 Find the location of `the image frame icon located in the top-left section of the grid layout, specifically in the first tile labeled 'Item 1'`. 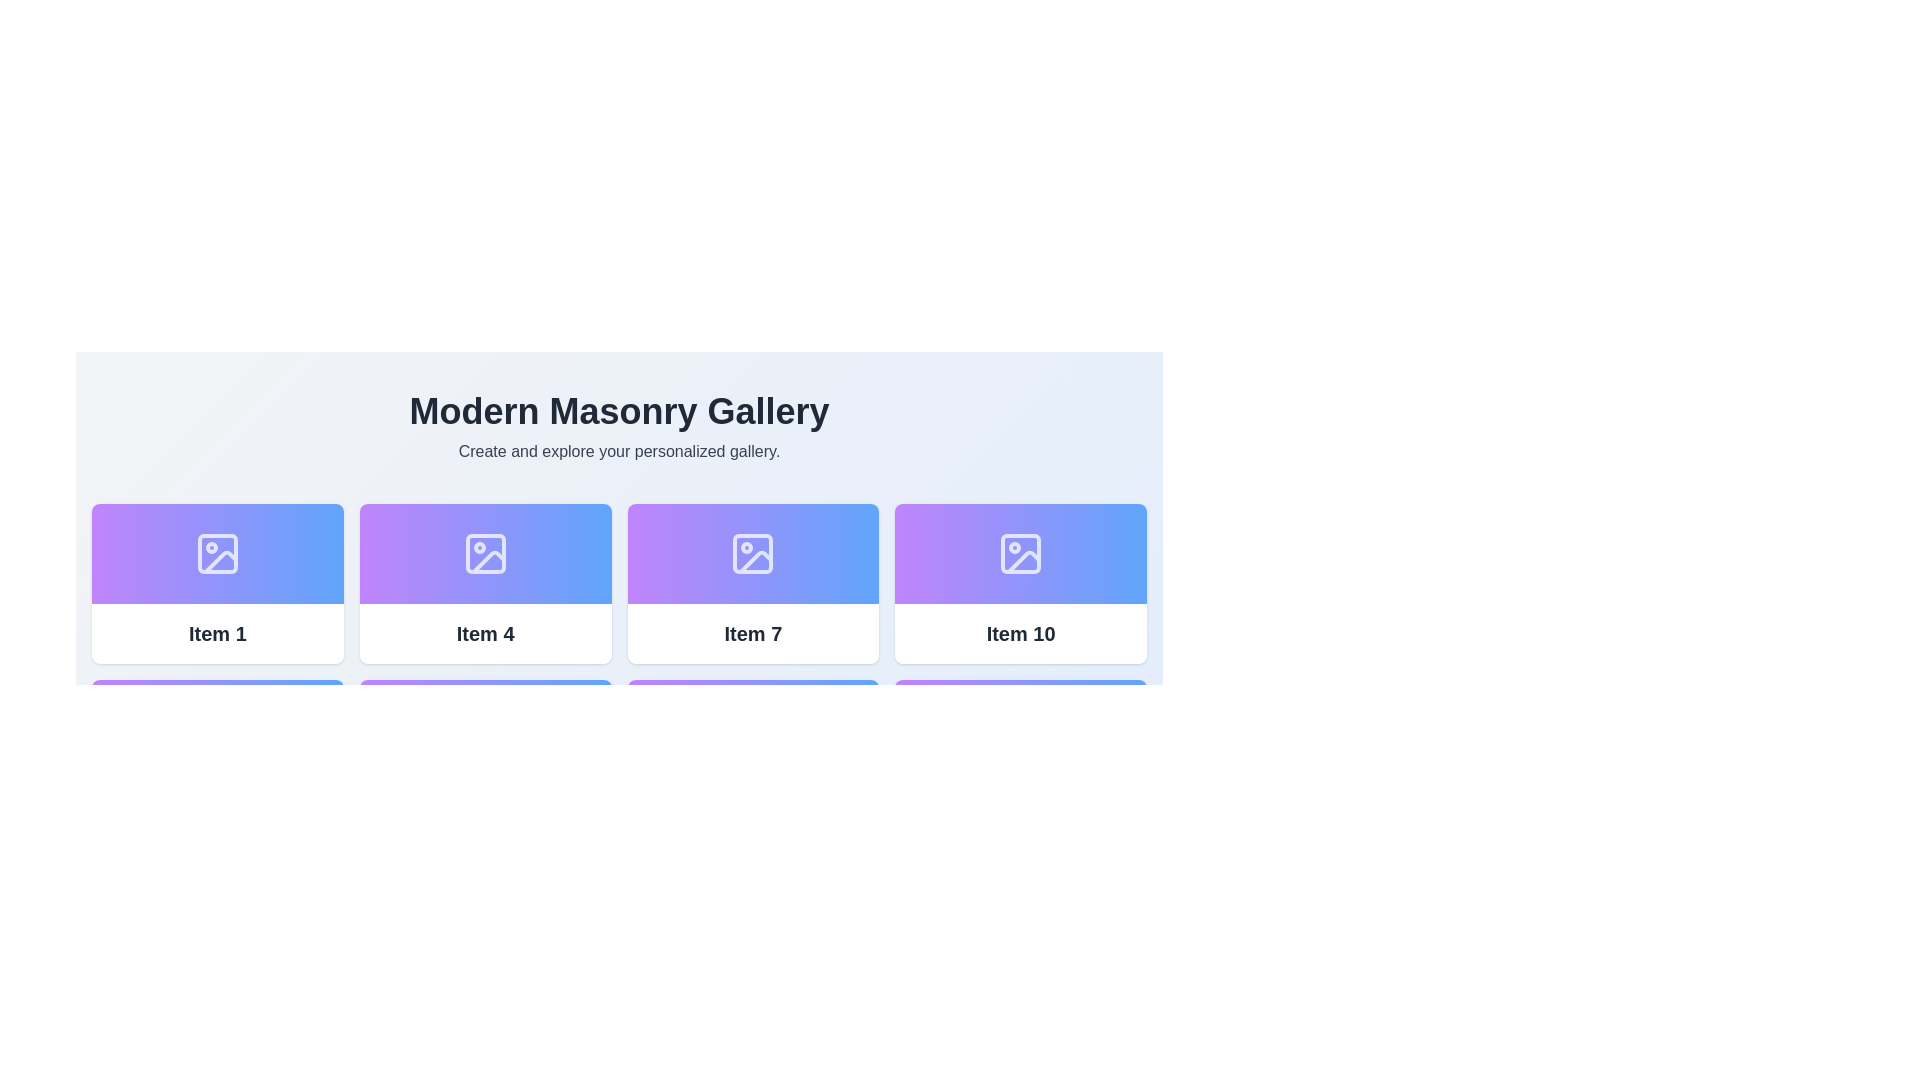

the image frame icon located in the top-left section of the grid layout, specifically in the first tile labeled 'Item 1' is located at coordinates (217, 554).